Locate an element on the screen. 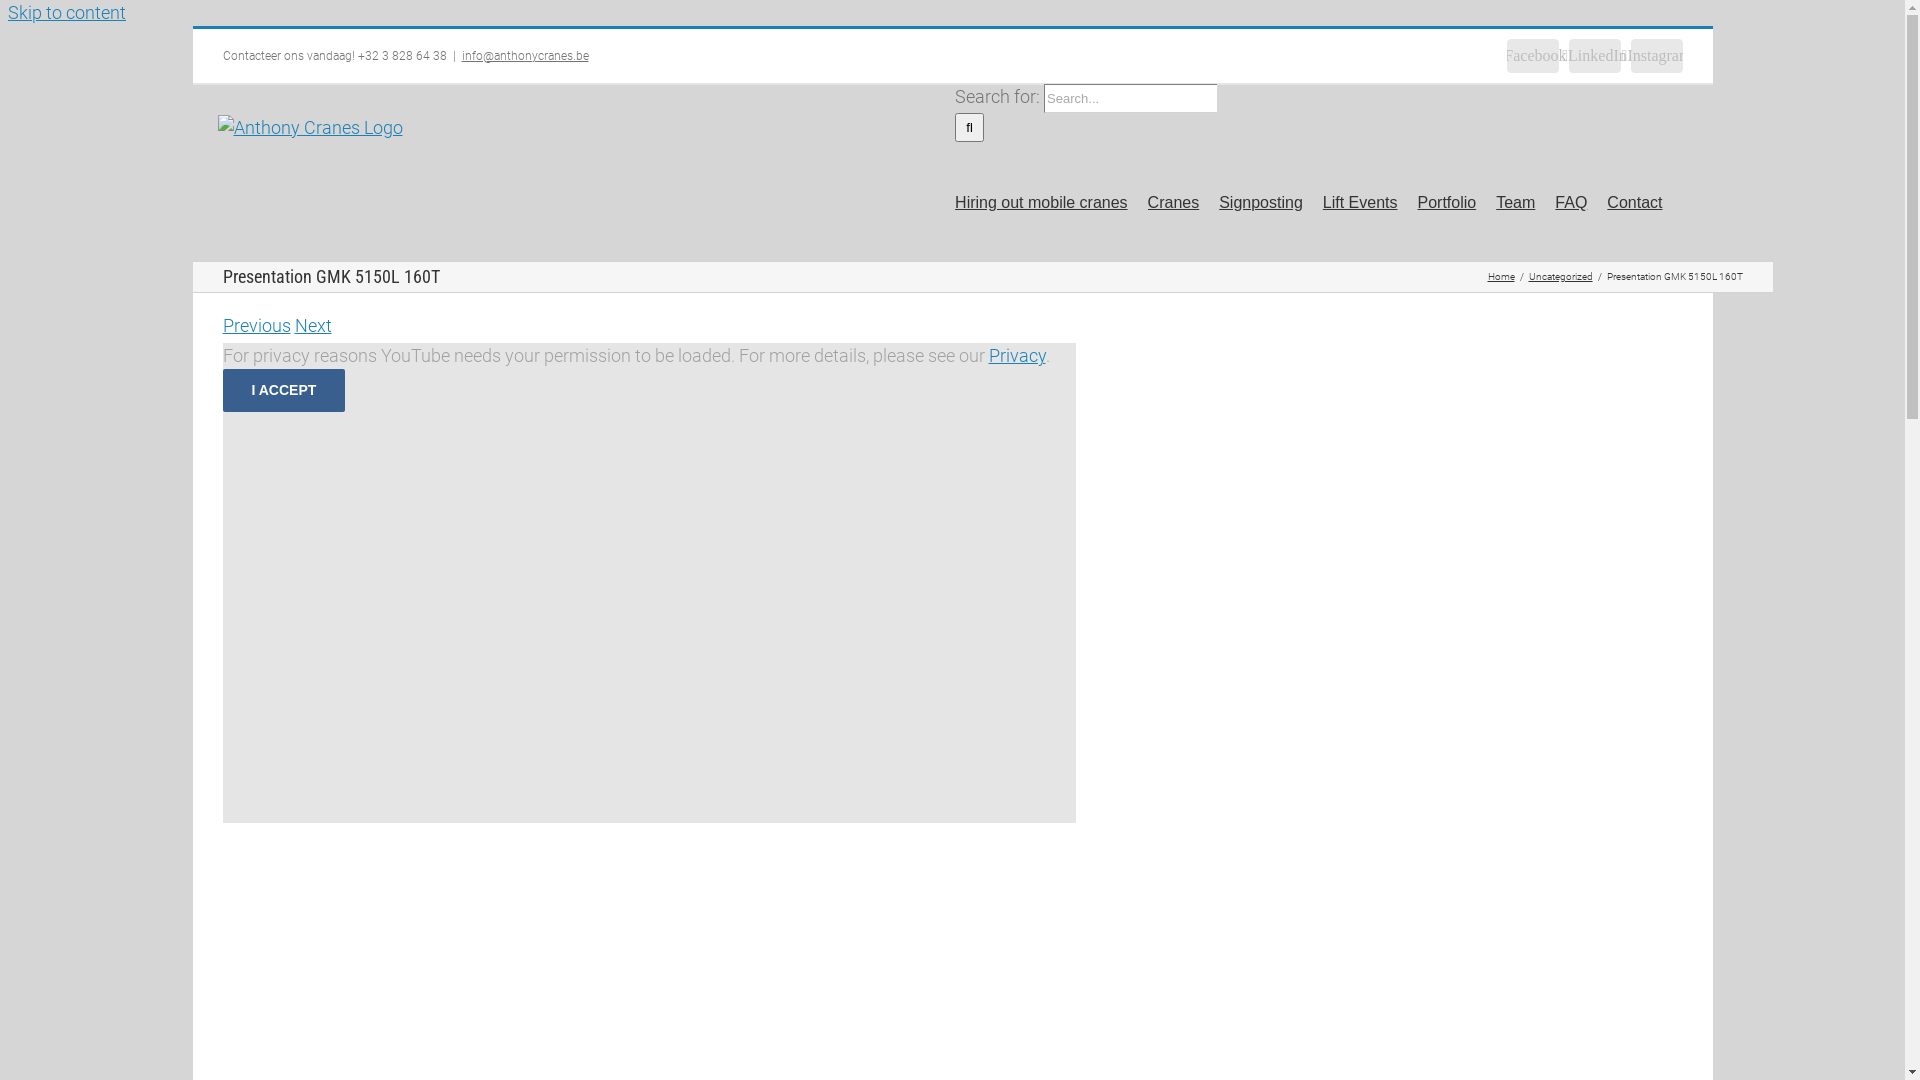 The height and width of the screenshot is (1080, 1920). 'Uncategorized' is located at coordinates (1559, 276).